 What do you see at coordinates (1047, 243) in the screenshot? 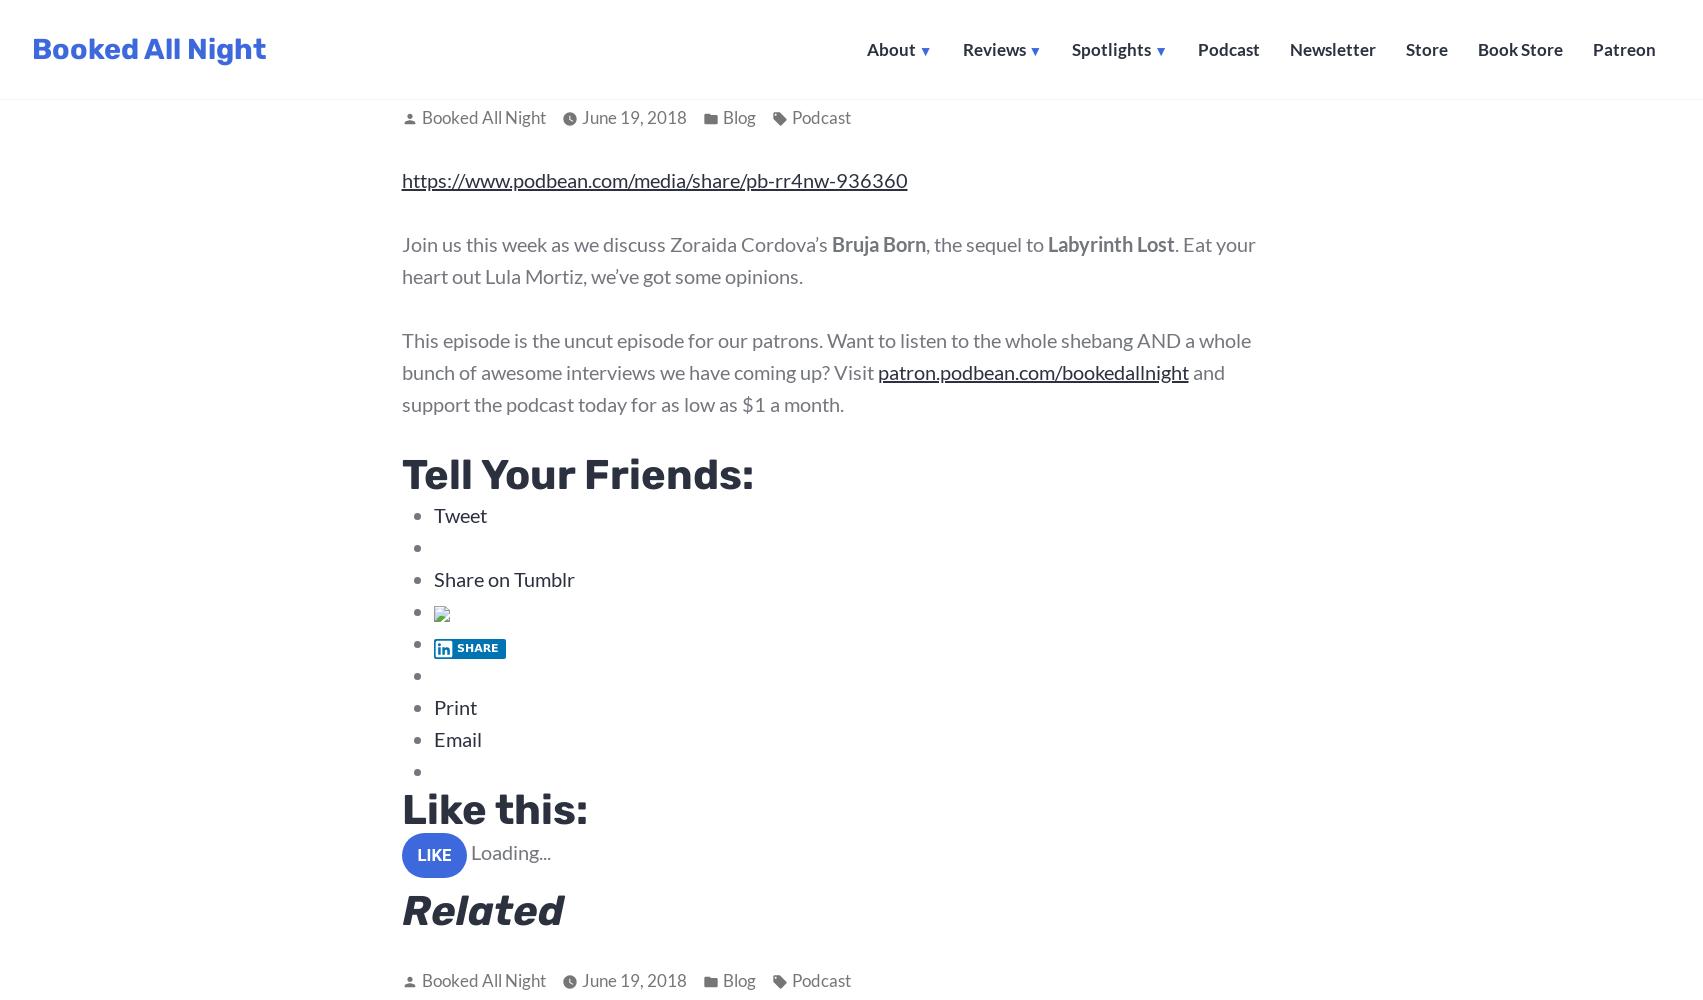
I see `'Labyrinth Lost'` at bounding box center [1047, 243].